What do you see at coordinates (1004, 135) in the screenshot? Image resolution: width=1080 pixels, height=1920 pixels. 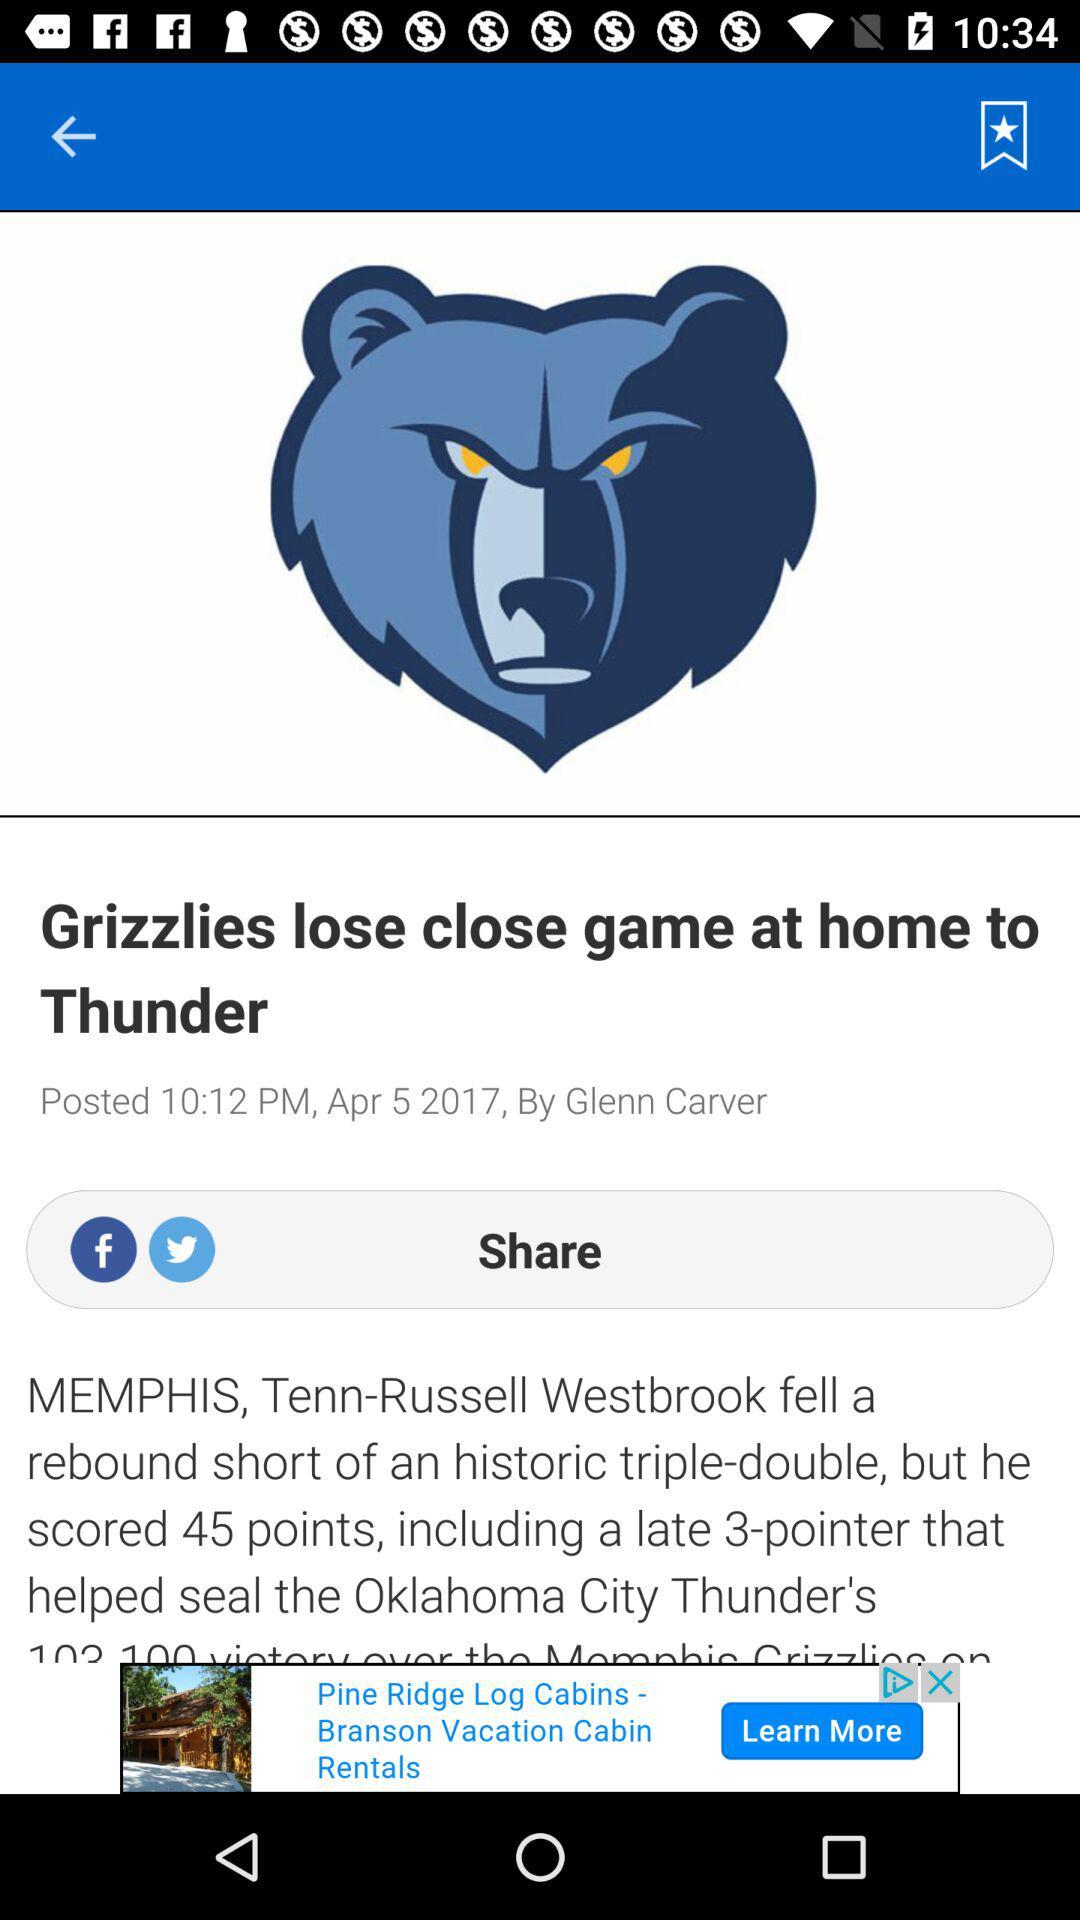 I see `the bookmark icon` at bounding box center [1004, 135].